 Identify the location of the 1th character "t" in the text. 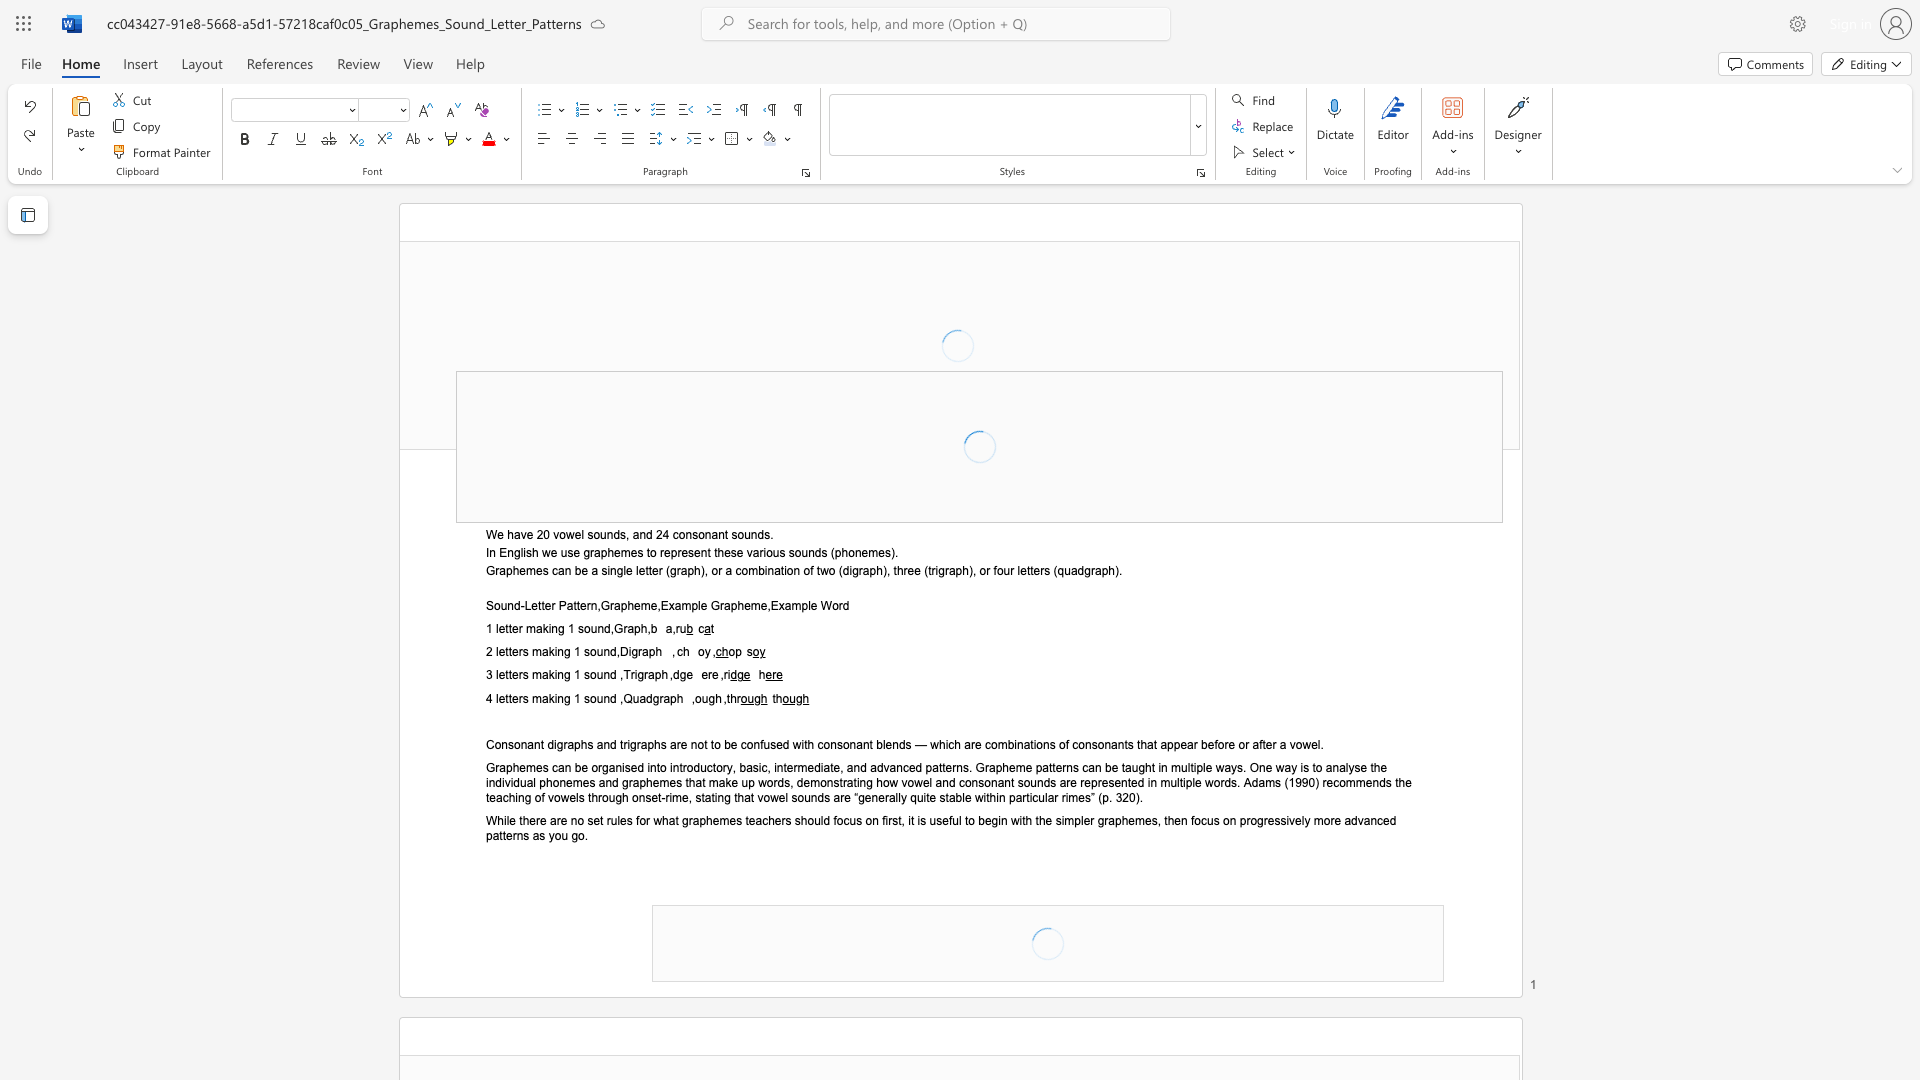
(647, 570).